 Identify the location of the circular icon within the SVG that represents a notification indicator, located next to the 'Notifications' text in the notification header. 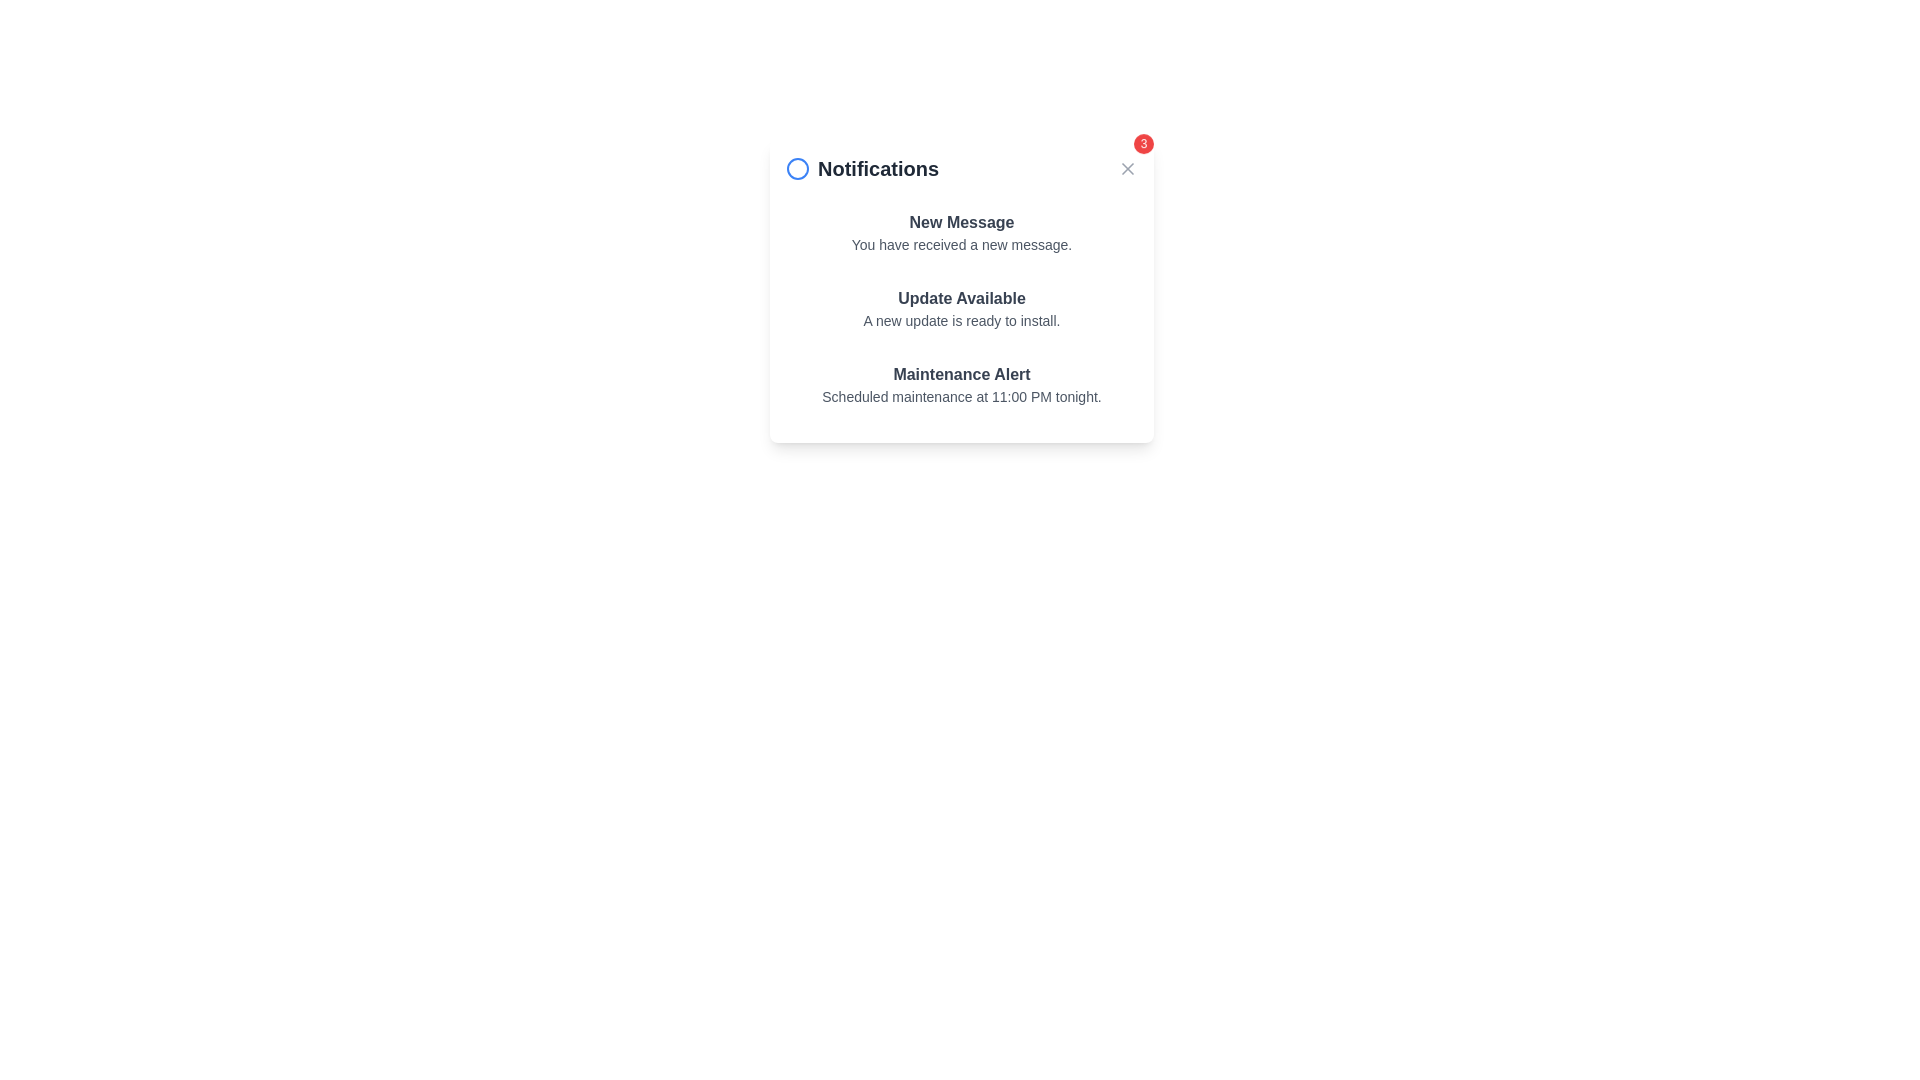
(796, 168).